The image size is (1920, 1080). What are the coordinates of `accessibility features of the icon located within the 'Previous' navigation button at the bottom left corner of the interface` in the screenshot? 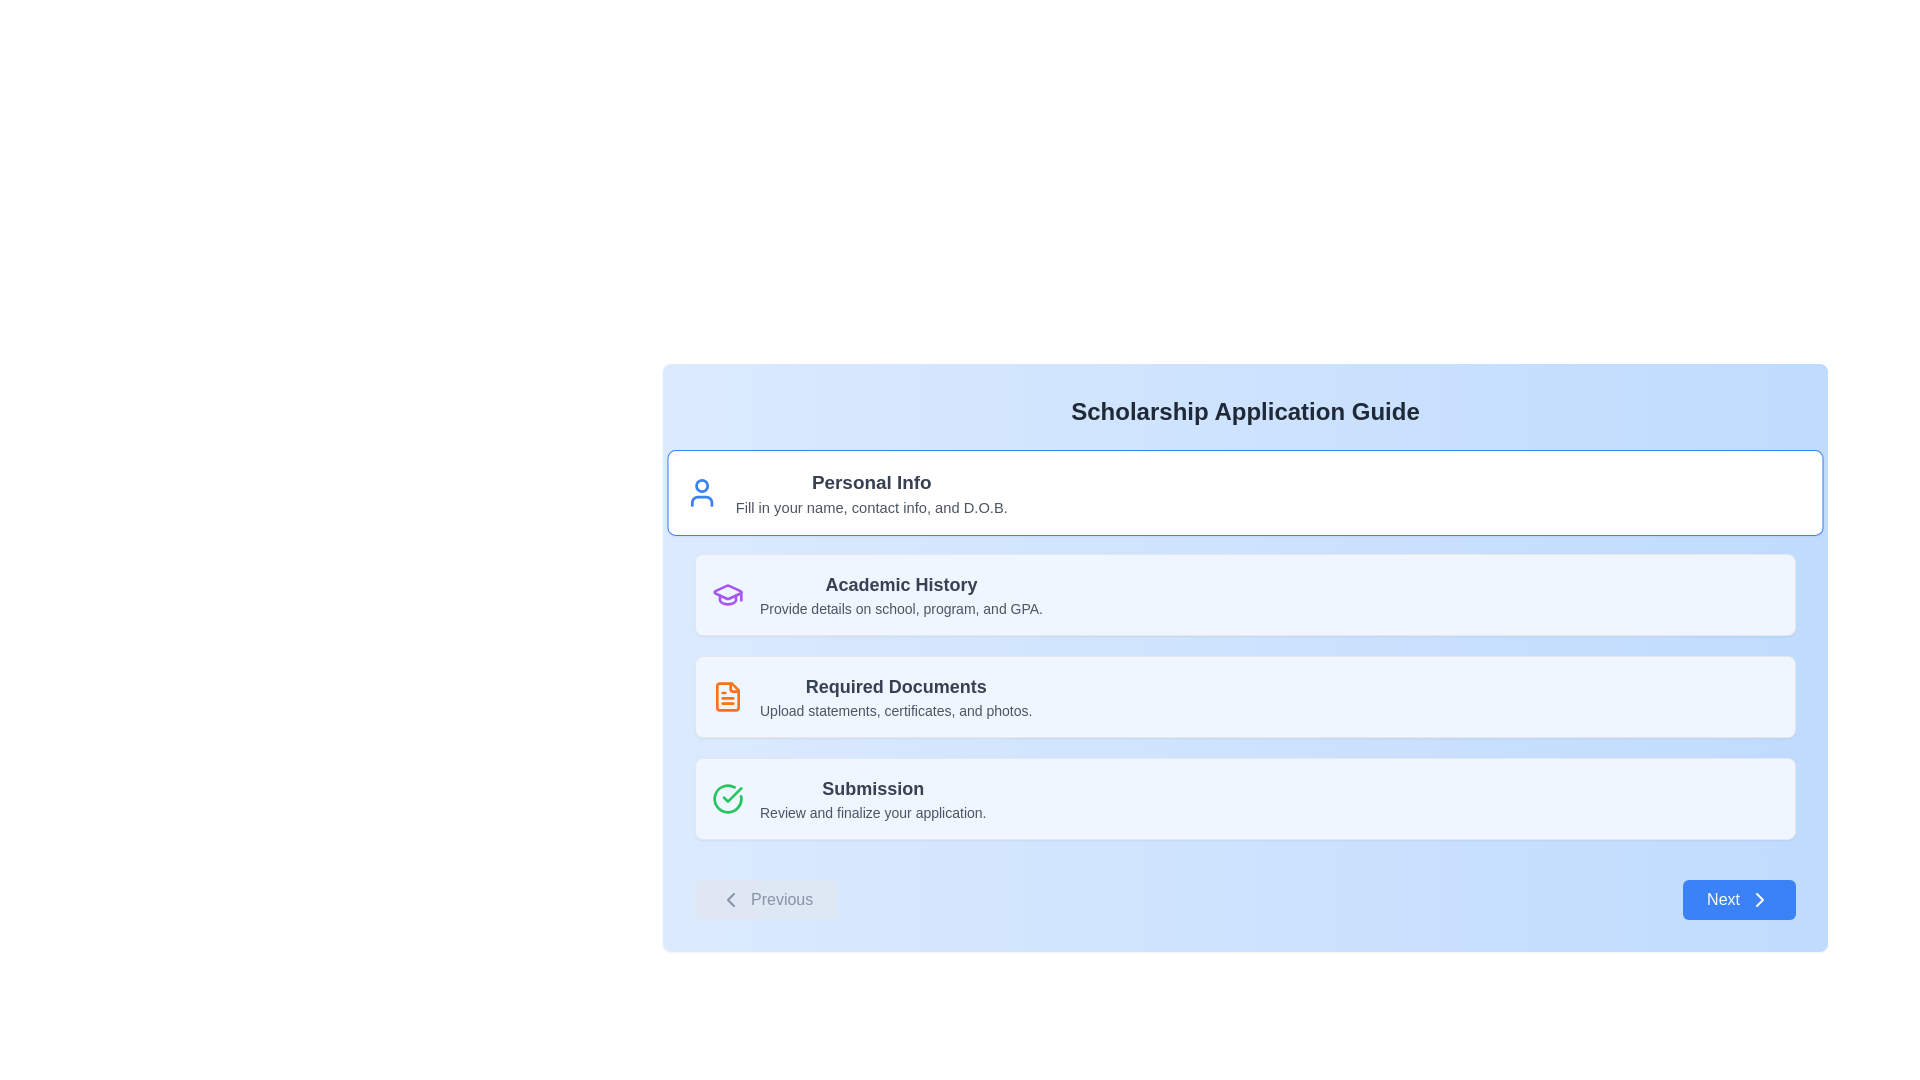 It's located at (729, 898).